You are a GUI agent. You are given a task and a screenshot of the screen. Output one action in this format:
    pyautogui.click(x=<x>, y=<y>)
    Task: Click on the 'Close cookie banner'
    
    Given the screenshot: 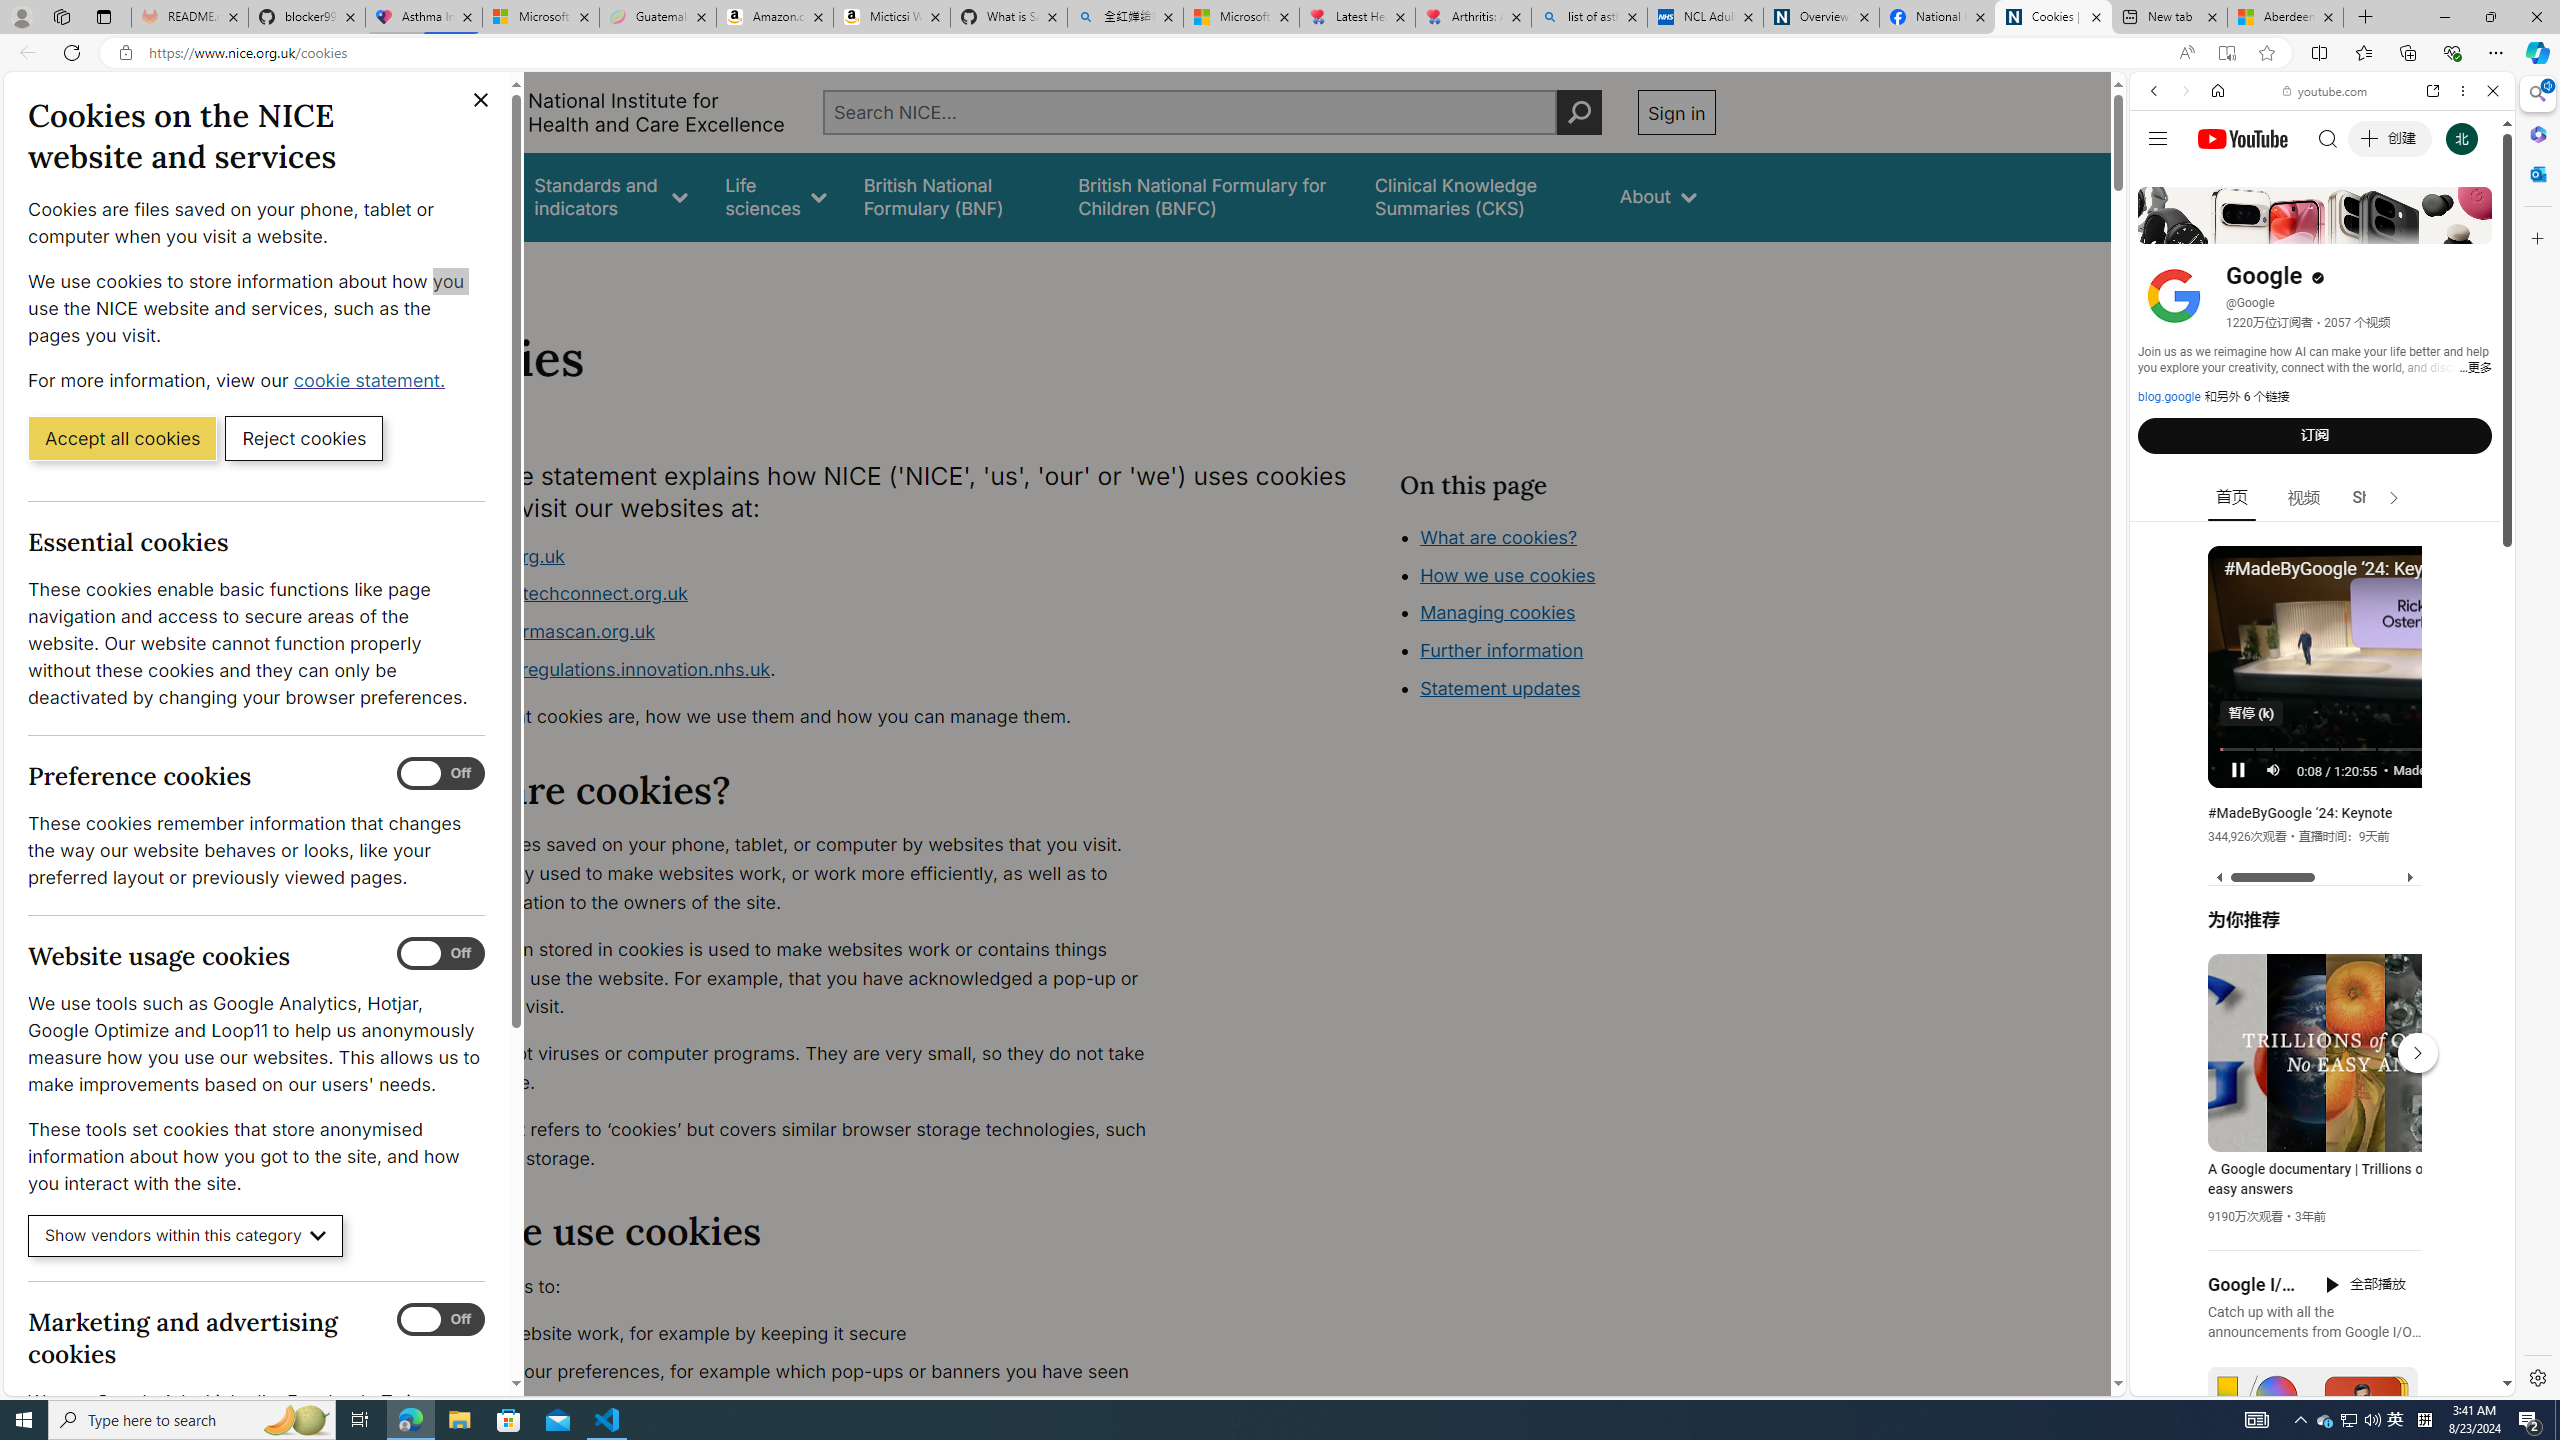 What is the action you would take?
    pyautogui.click(x=481, y=99)
    